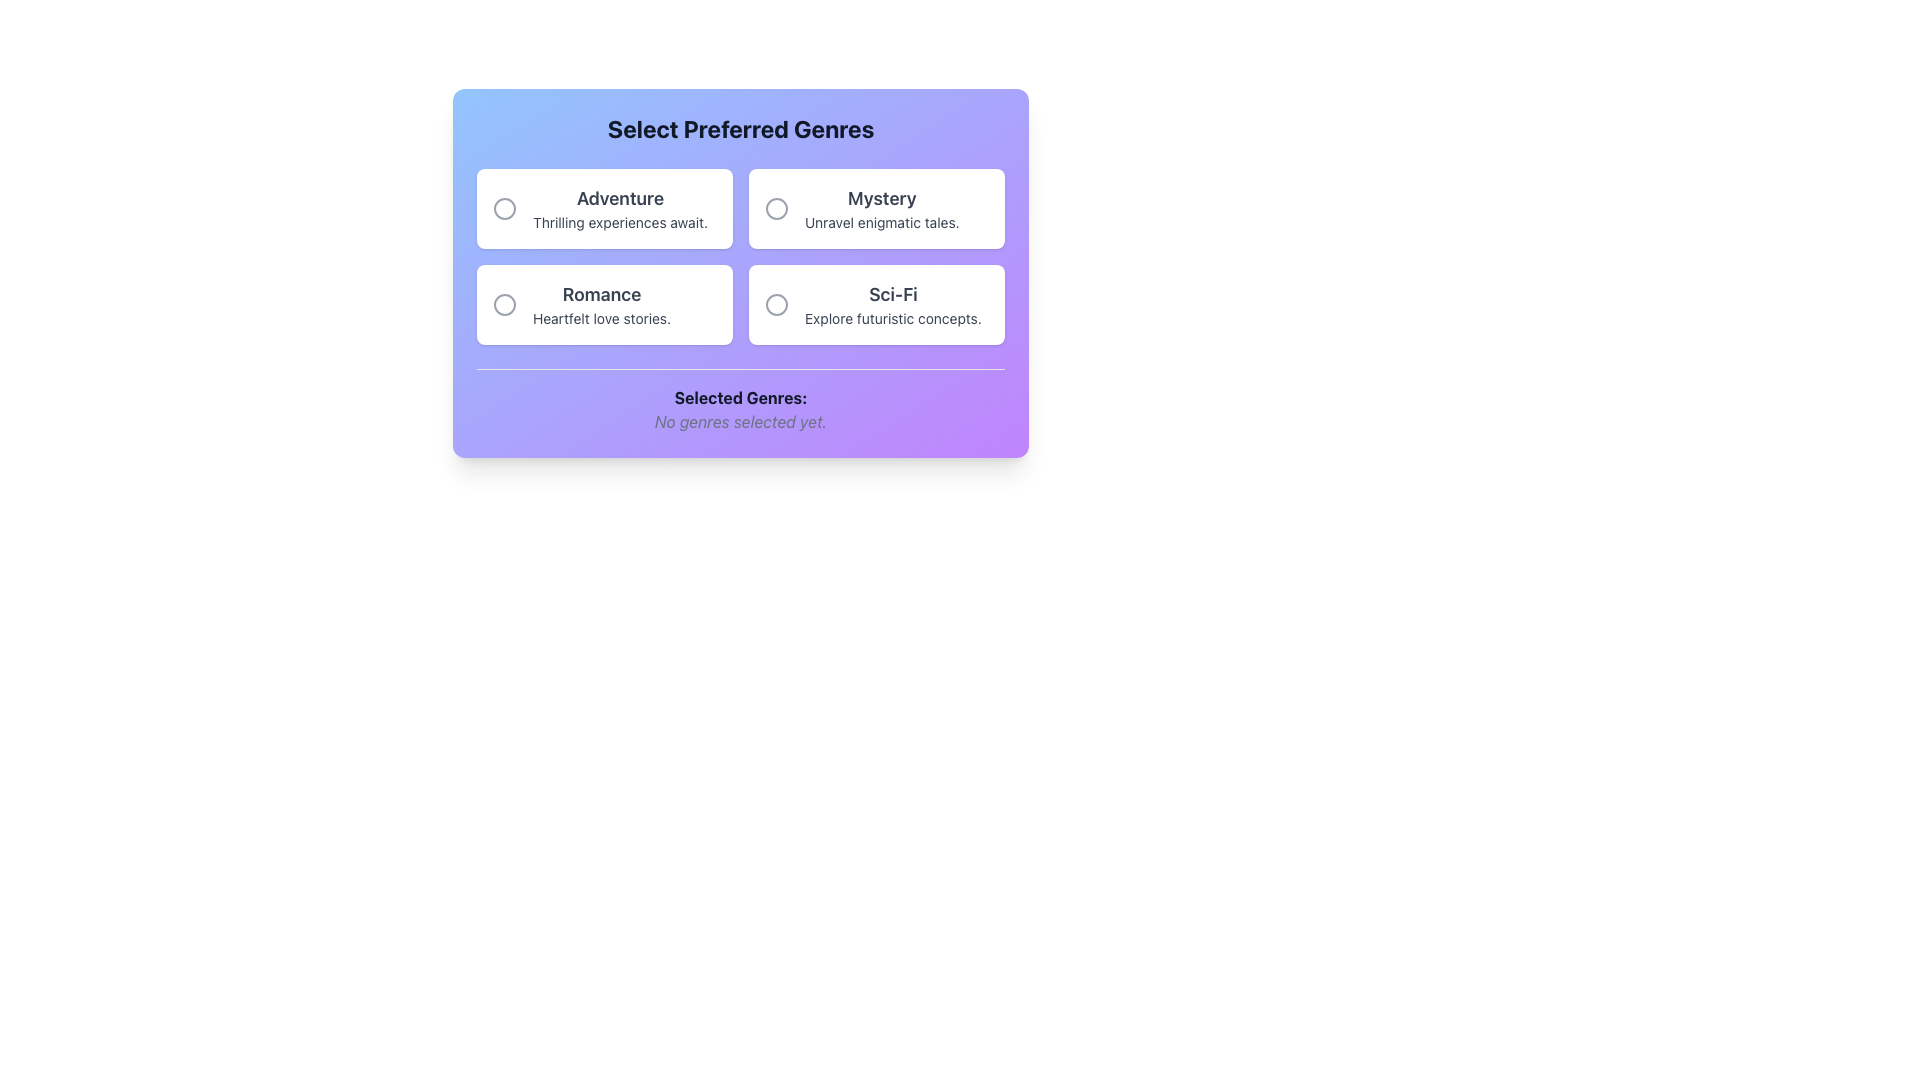 This screenshot has width=1920, height=1080. What do you see at coordinates (603, 304) in the screenshot?
I see `the 'Romance' genre button, which is the third button in a grid layout located in the bottom-left position beneath 'Adventure' and to the left of 'Sci-Fi'` at bounding box center [603, 304].